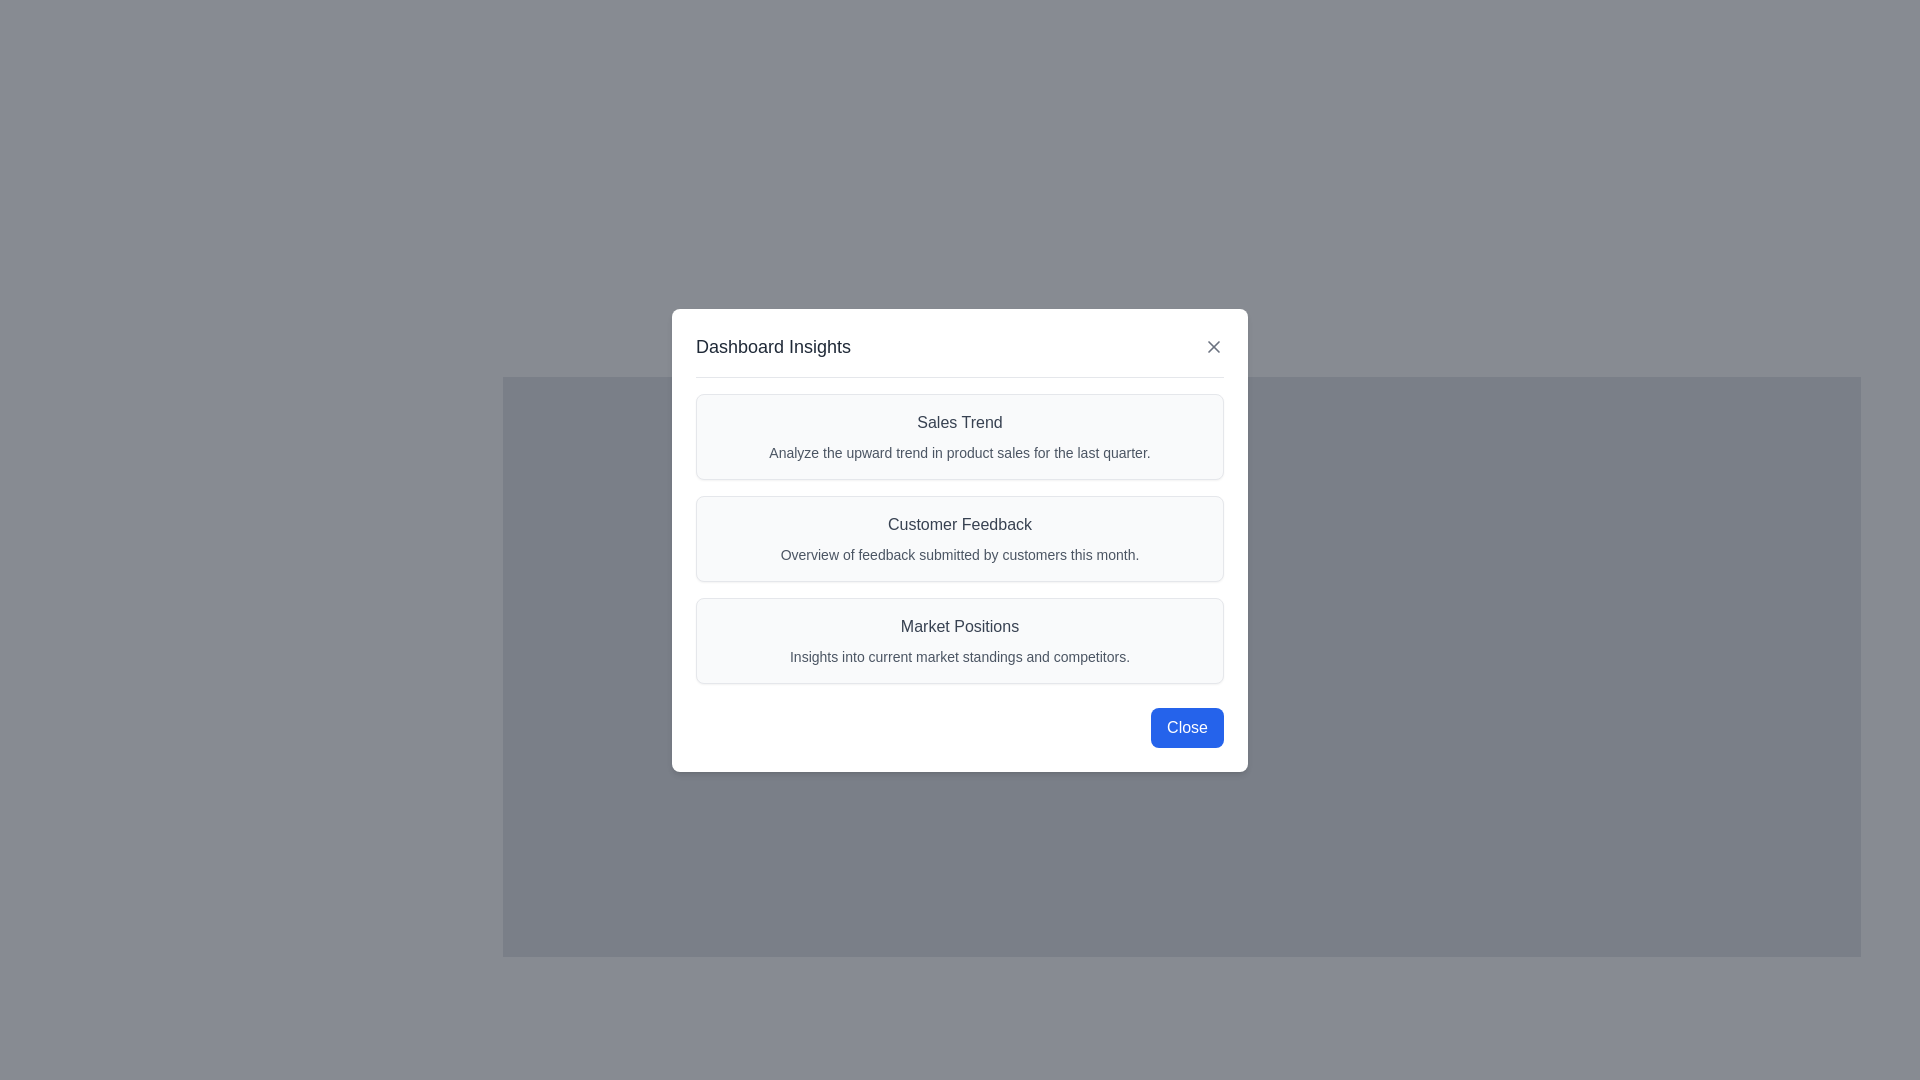  I want to click on the center of the section header element that provides an overview of customer feedback for the current month, positioned as the second option in a vertical list within a modal dialog box, so click(960, 536).